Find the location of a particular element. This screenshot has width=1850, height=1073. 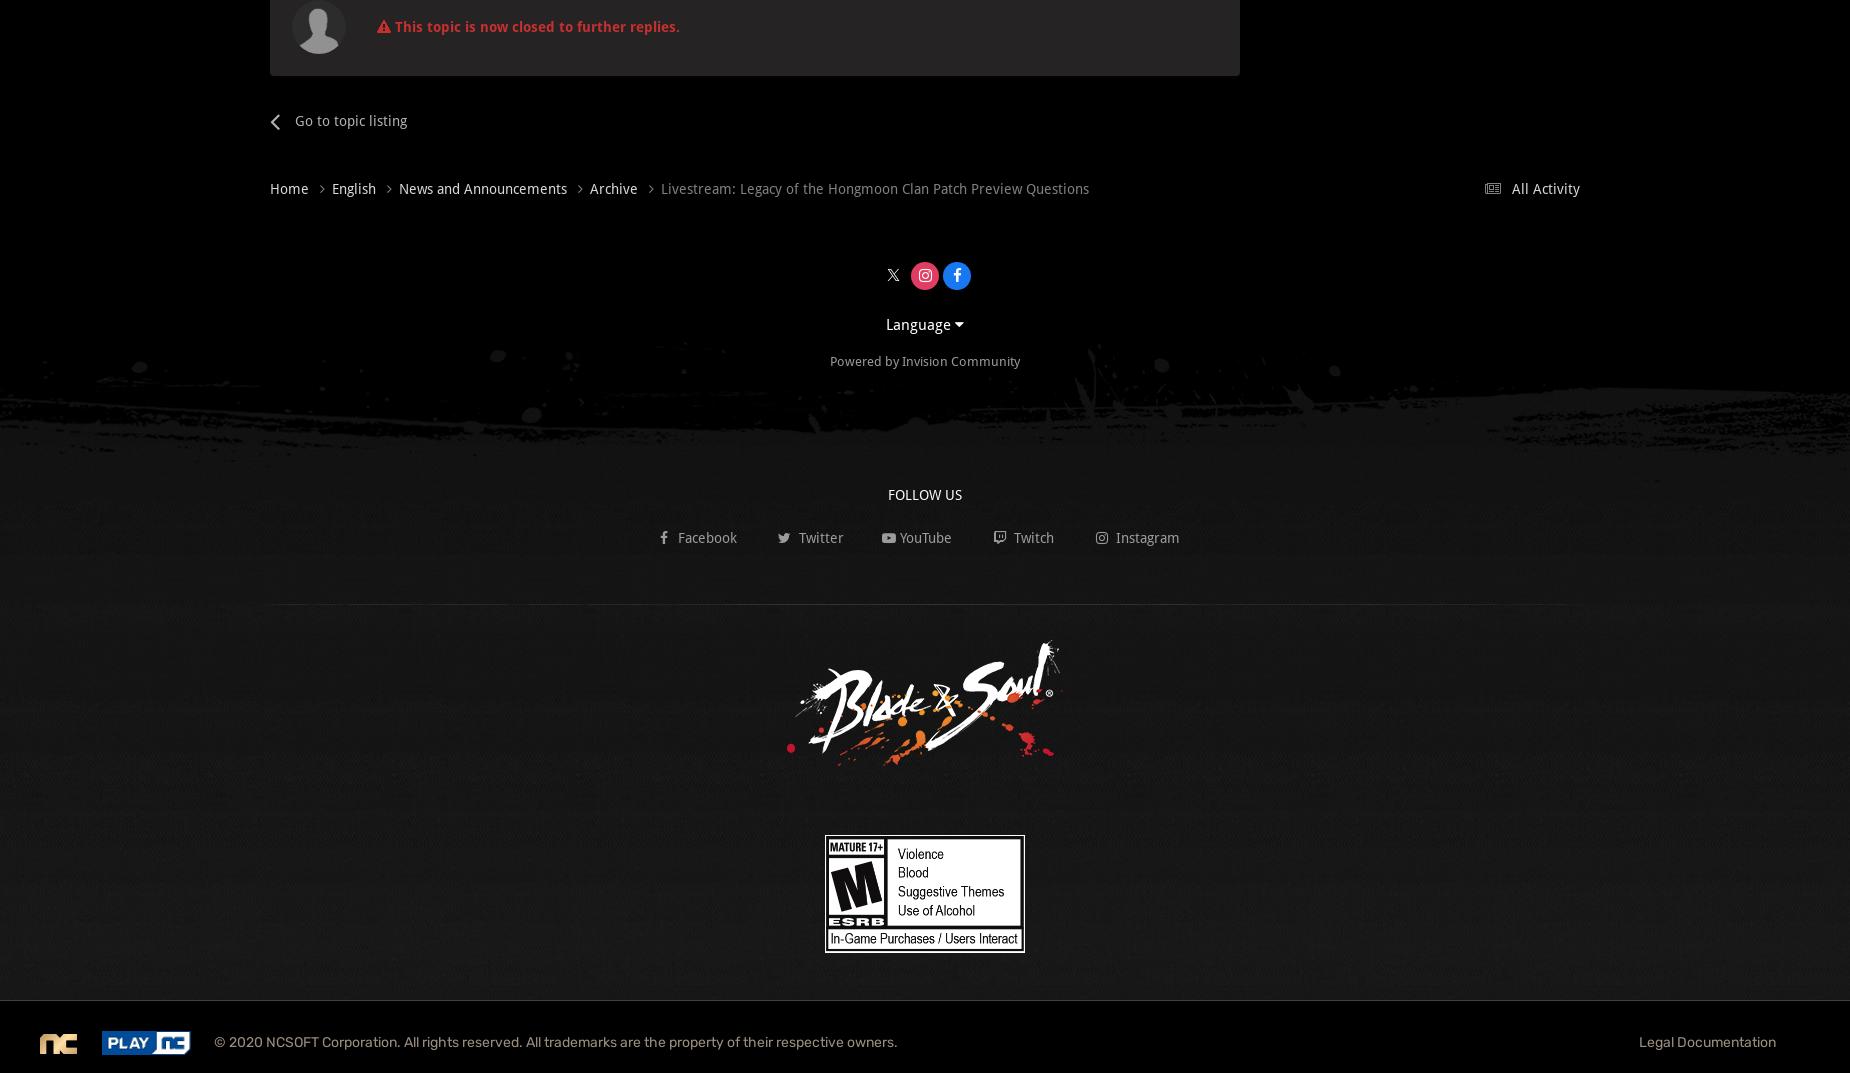

'Facebook' is located at coordinates (704, 536).